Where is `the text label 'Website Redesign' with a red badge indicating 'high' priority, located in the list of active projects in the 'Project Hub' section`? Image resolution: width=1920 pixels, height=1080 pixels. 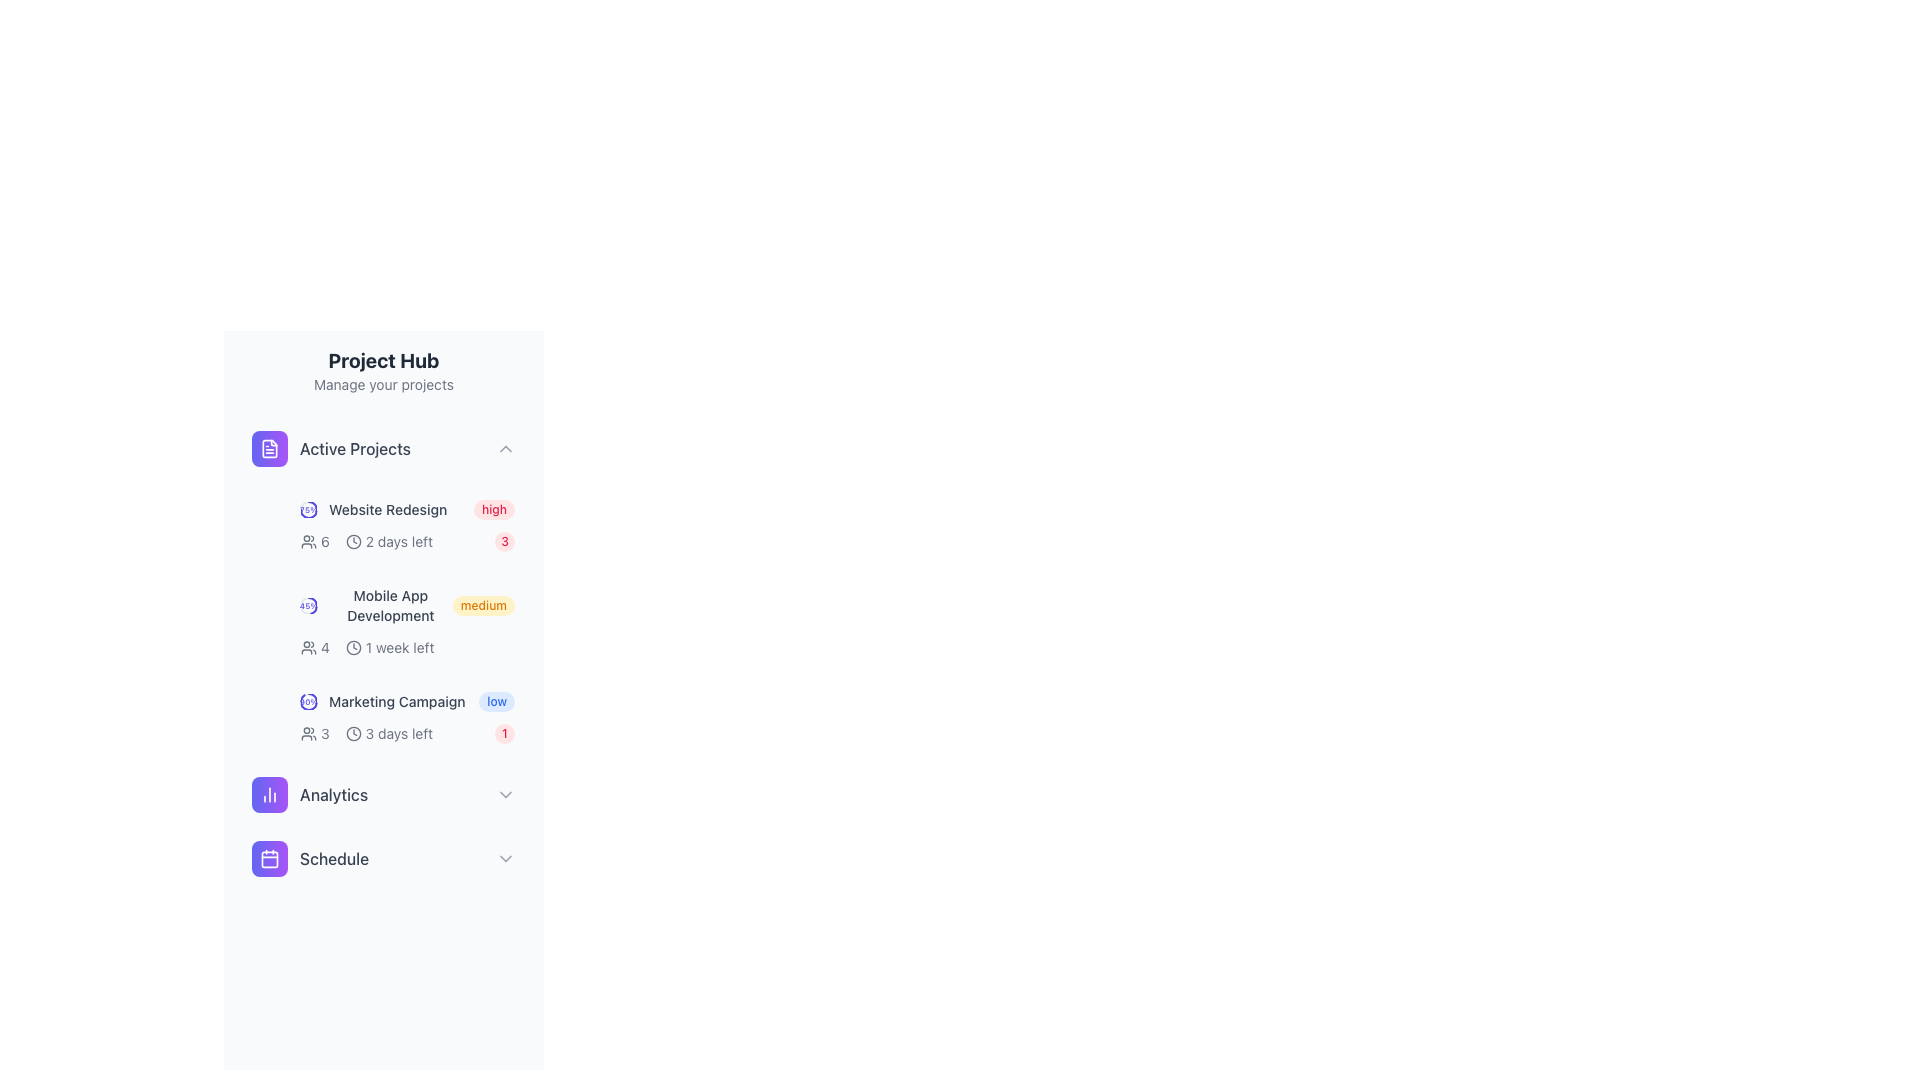 the text label 'Website Redesign' with a red badge indicating 'high' priority, located in the list of active projects in the 'Project Hub' section is located at coordinates (407, 508).